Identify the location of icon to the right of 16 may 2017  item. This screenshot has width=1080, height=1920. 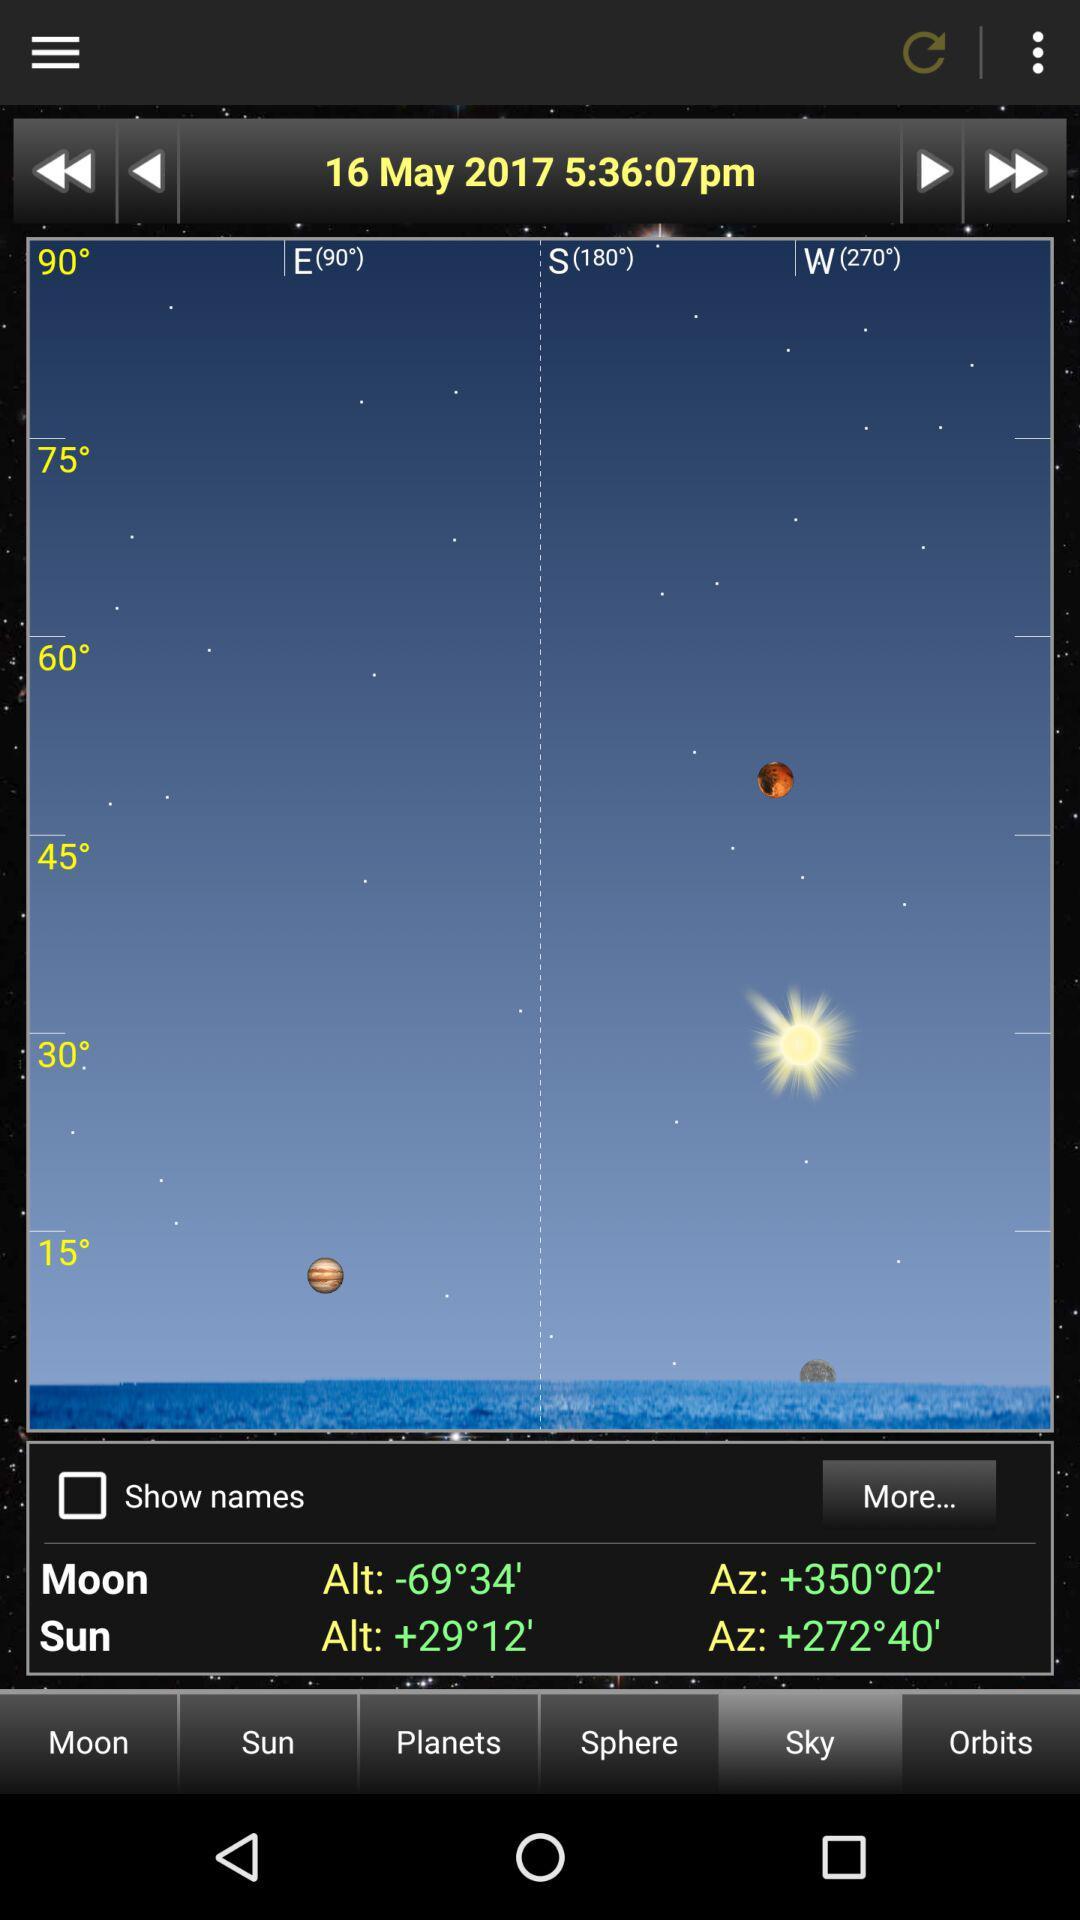
(631, 171).